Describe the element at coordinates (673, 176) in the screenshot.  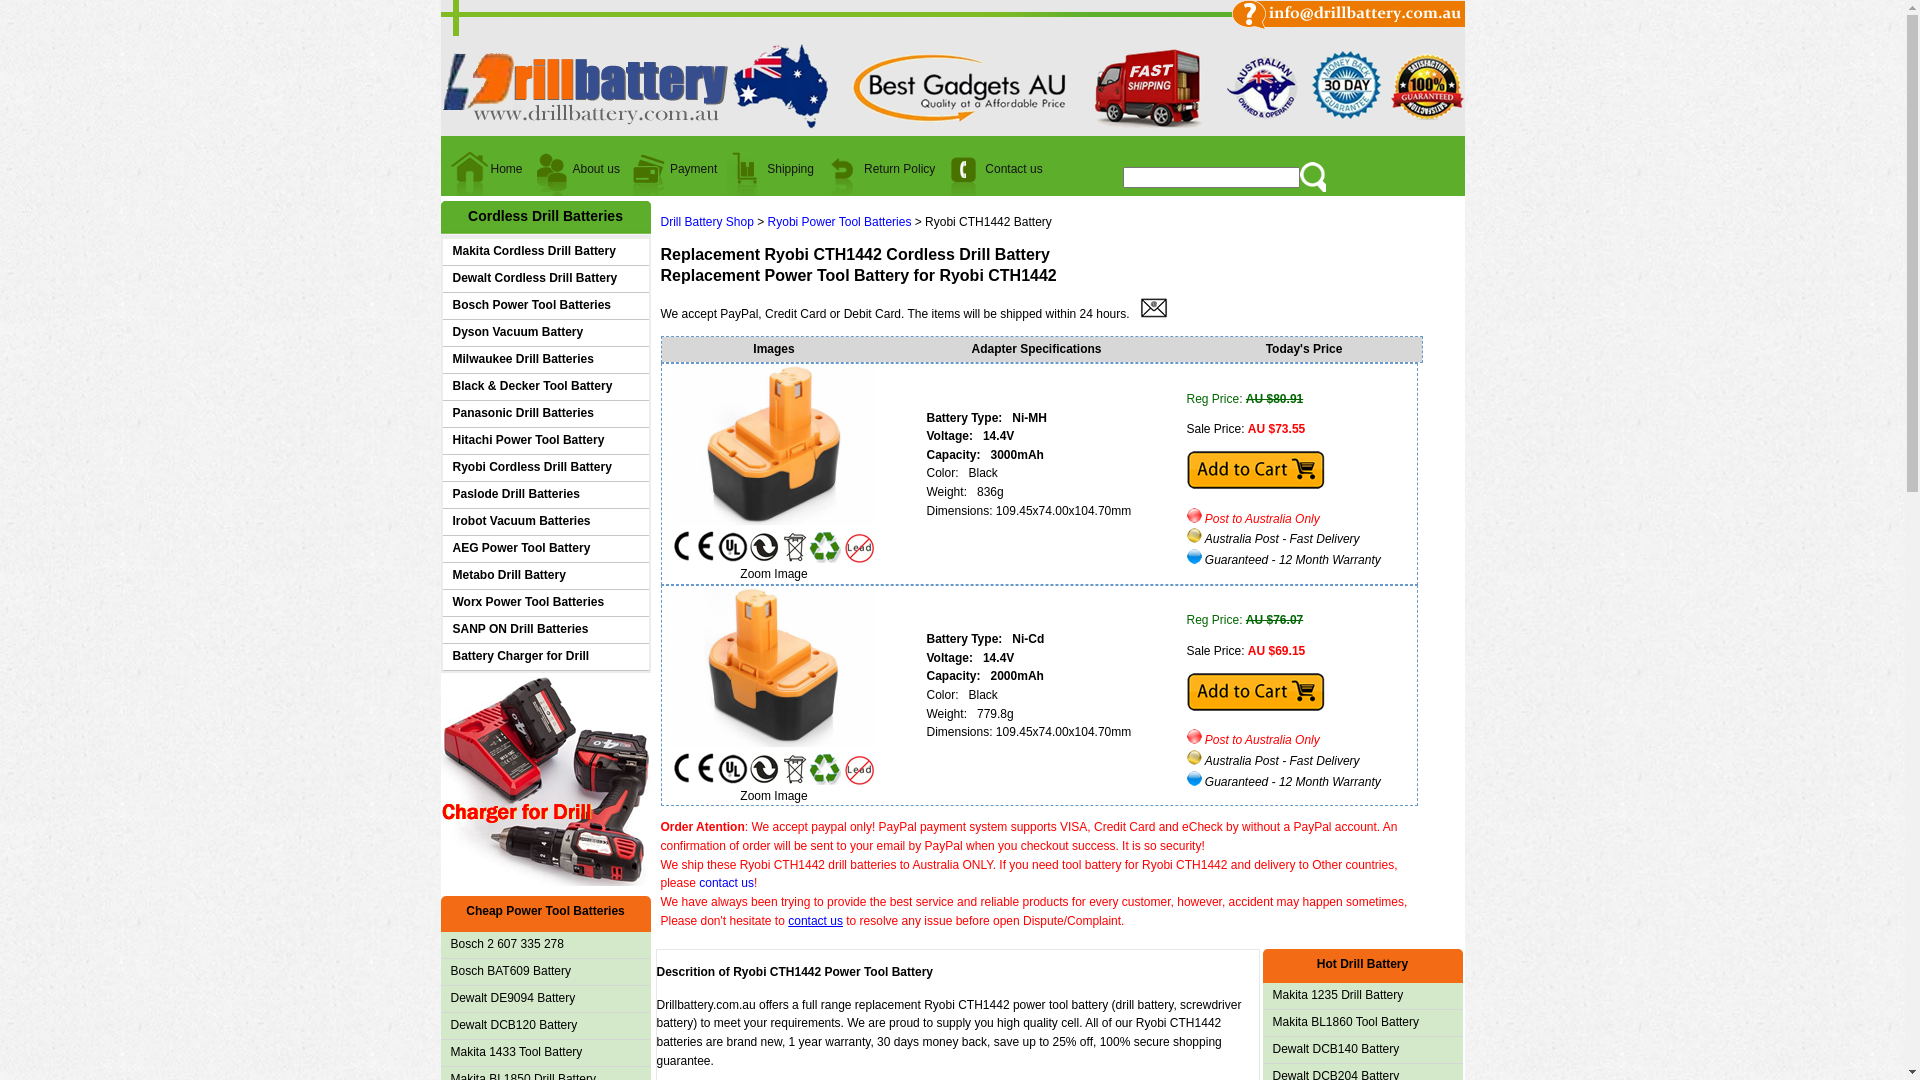
I see `'Payment'` at that location.